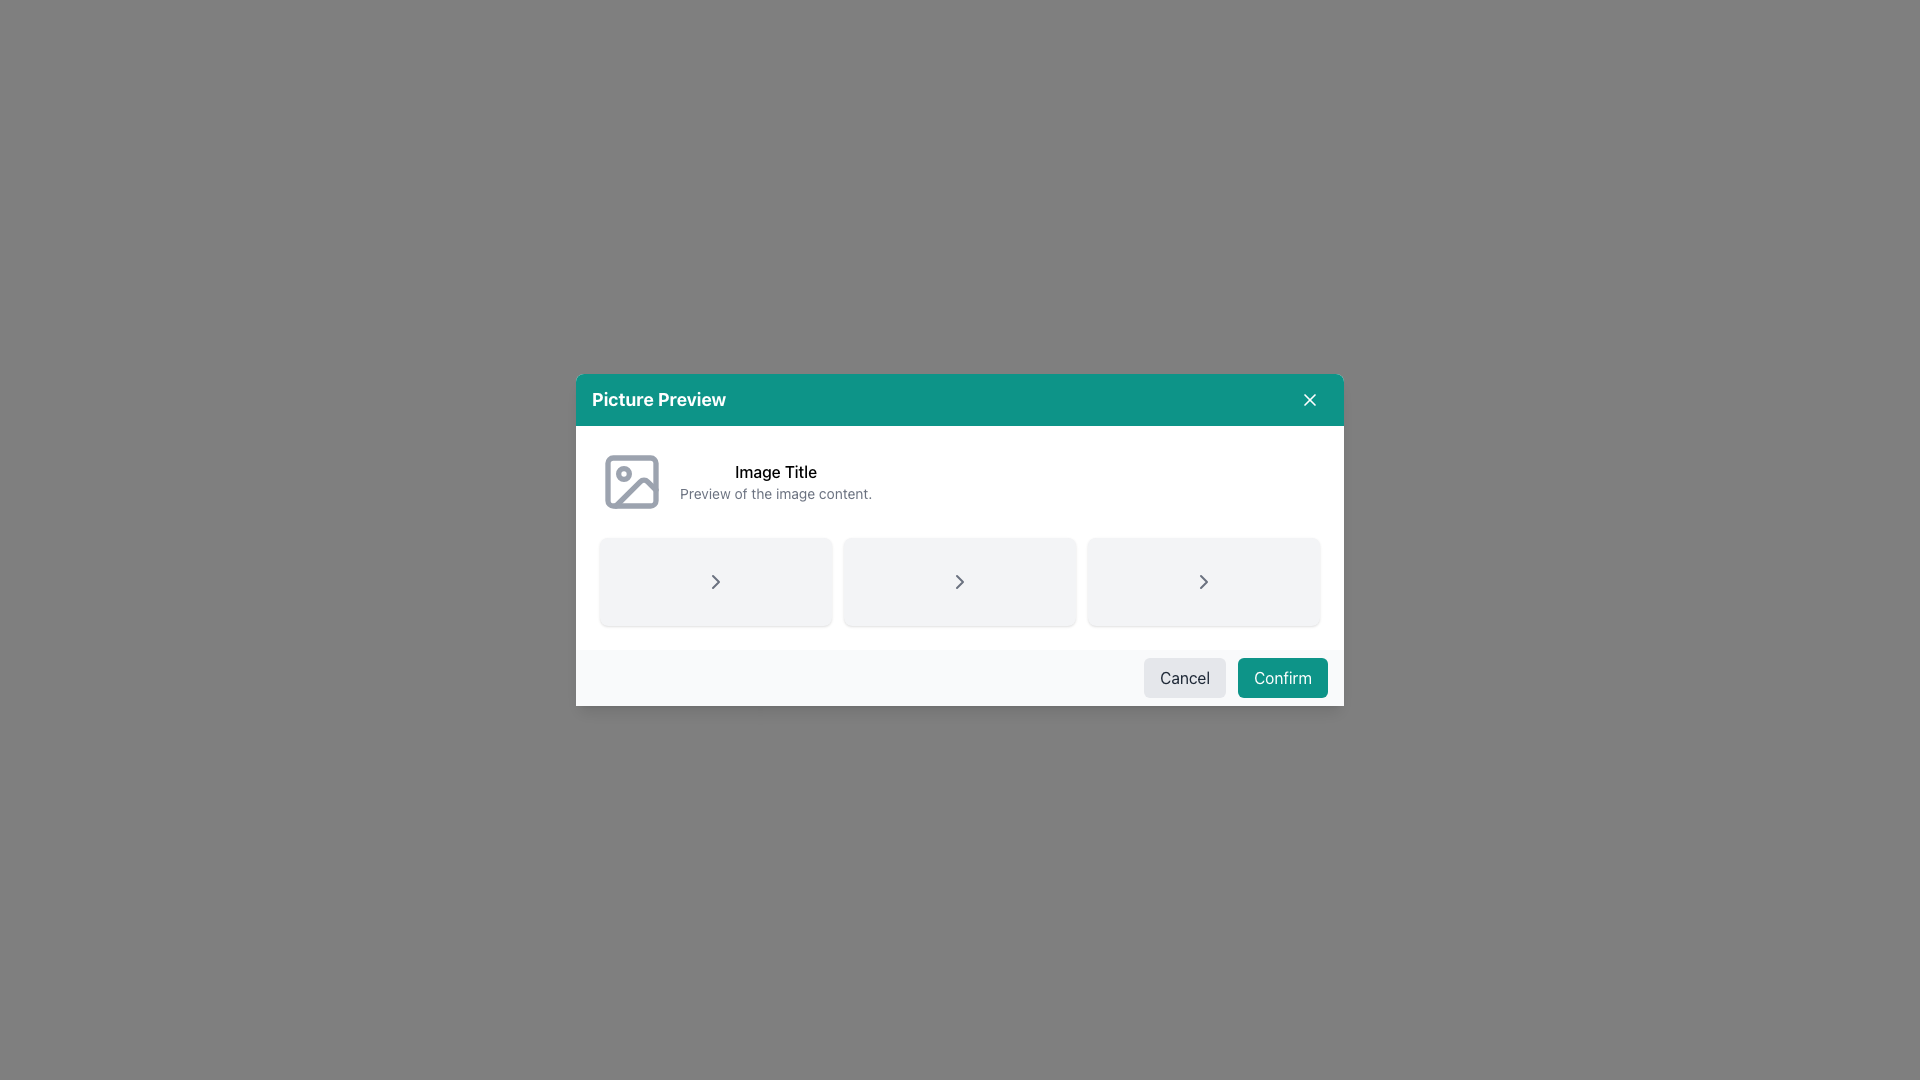  Describe the element at coordinates (960, 582) in the screenshot. I see `the central chevron (right arrow) icon used for navigation located in the middle region of the dialog box` at that location.